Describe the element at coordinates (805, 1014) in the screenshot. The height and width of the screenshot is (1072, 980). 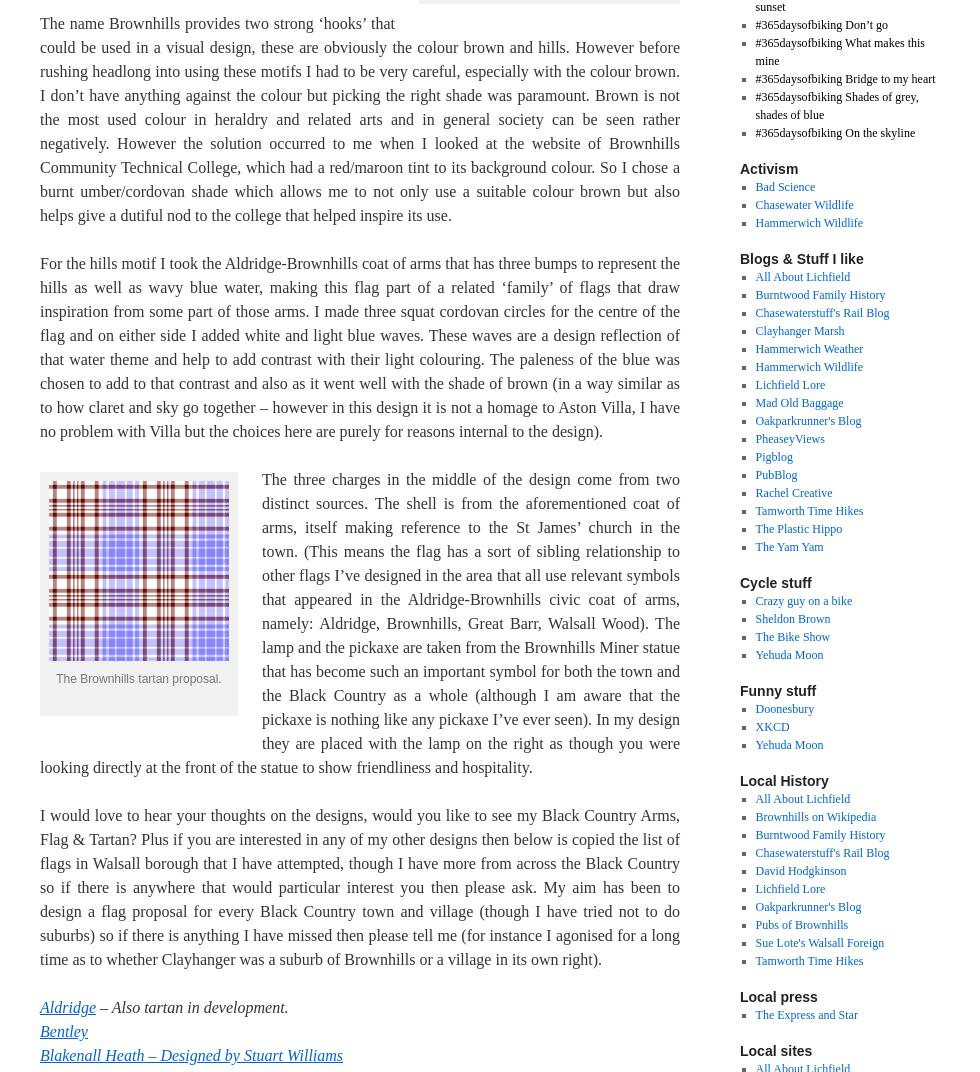
I see `'The Express and Star'` at that location.